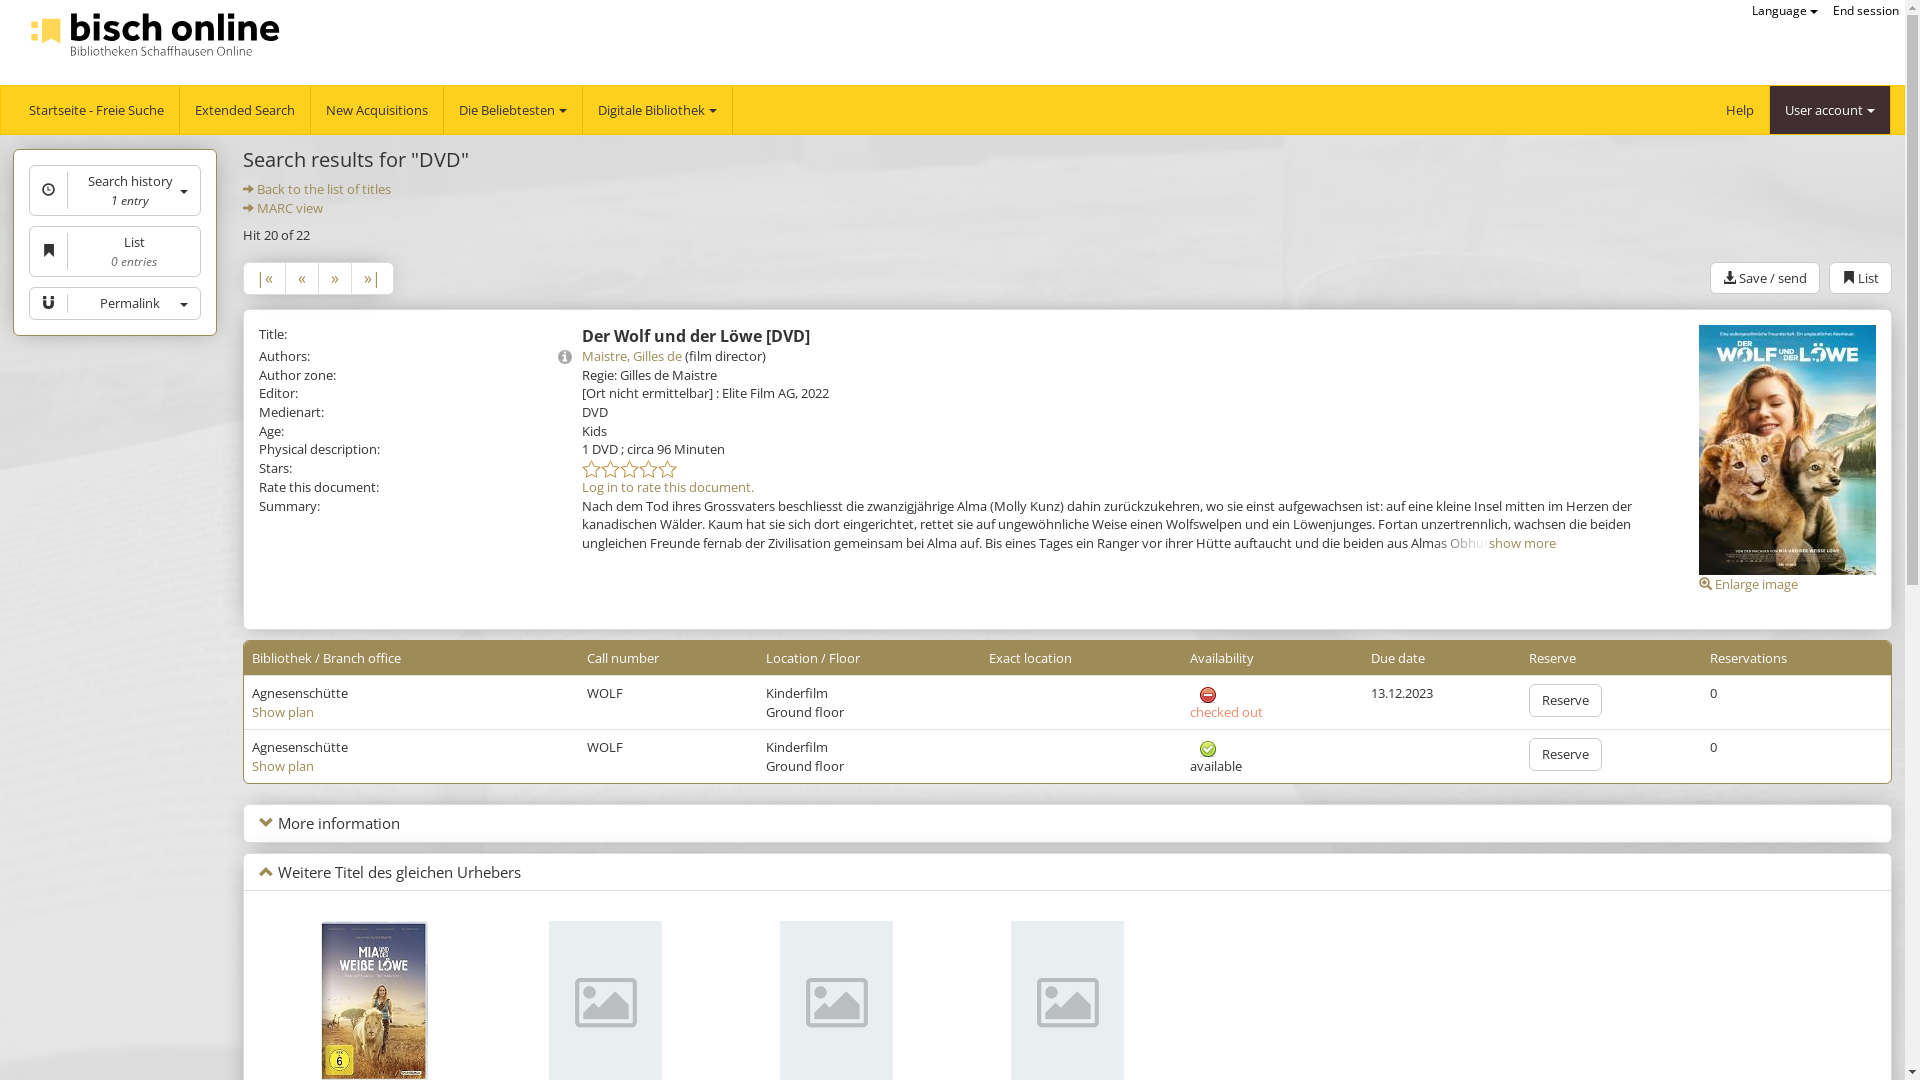  What do you see at coordinates (251, 765) in the screenshot?
I see `'Show plan'` at bounding box center [251, 765].